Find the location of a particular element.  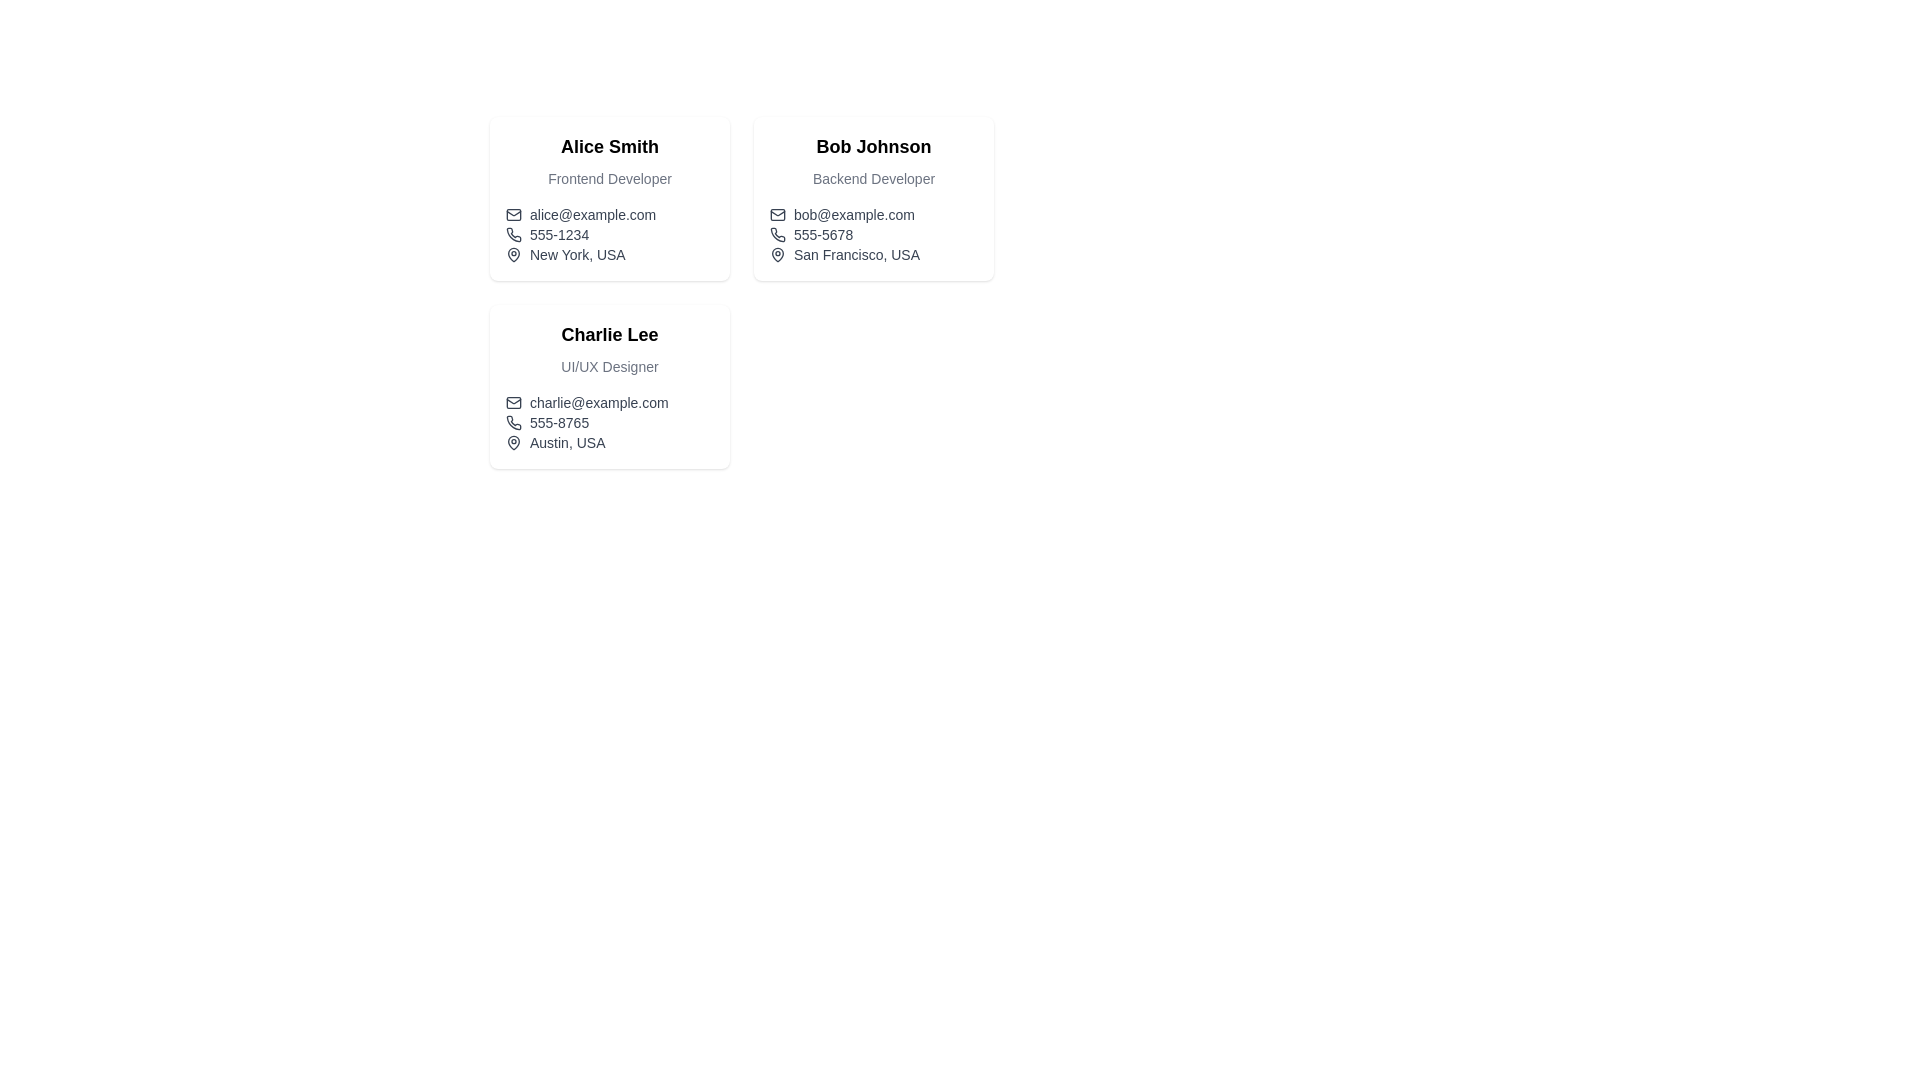

the phone receiver icon in the contact card for 'Alice Smith', which is the second icon below the email address icon and positioned to the left of the phone number '555-1234' is located at coordinates (513, 234).